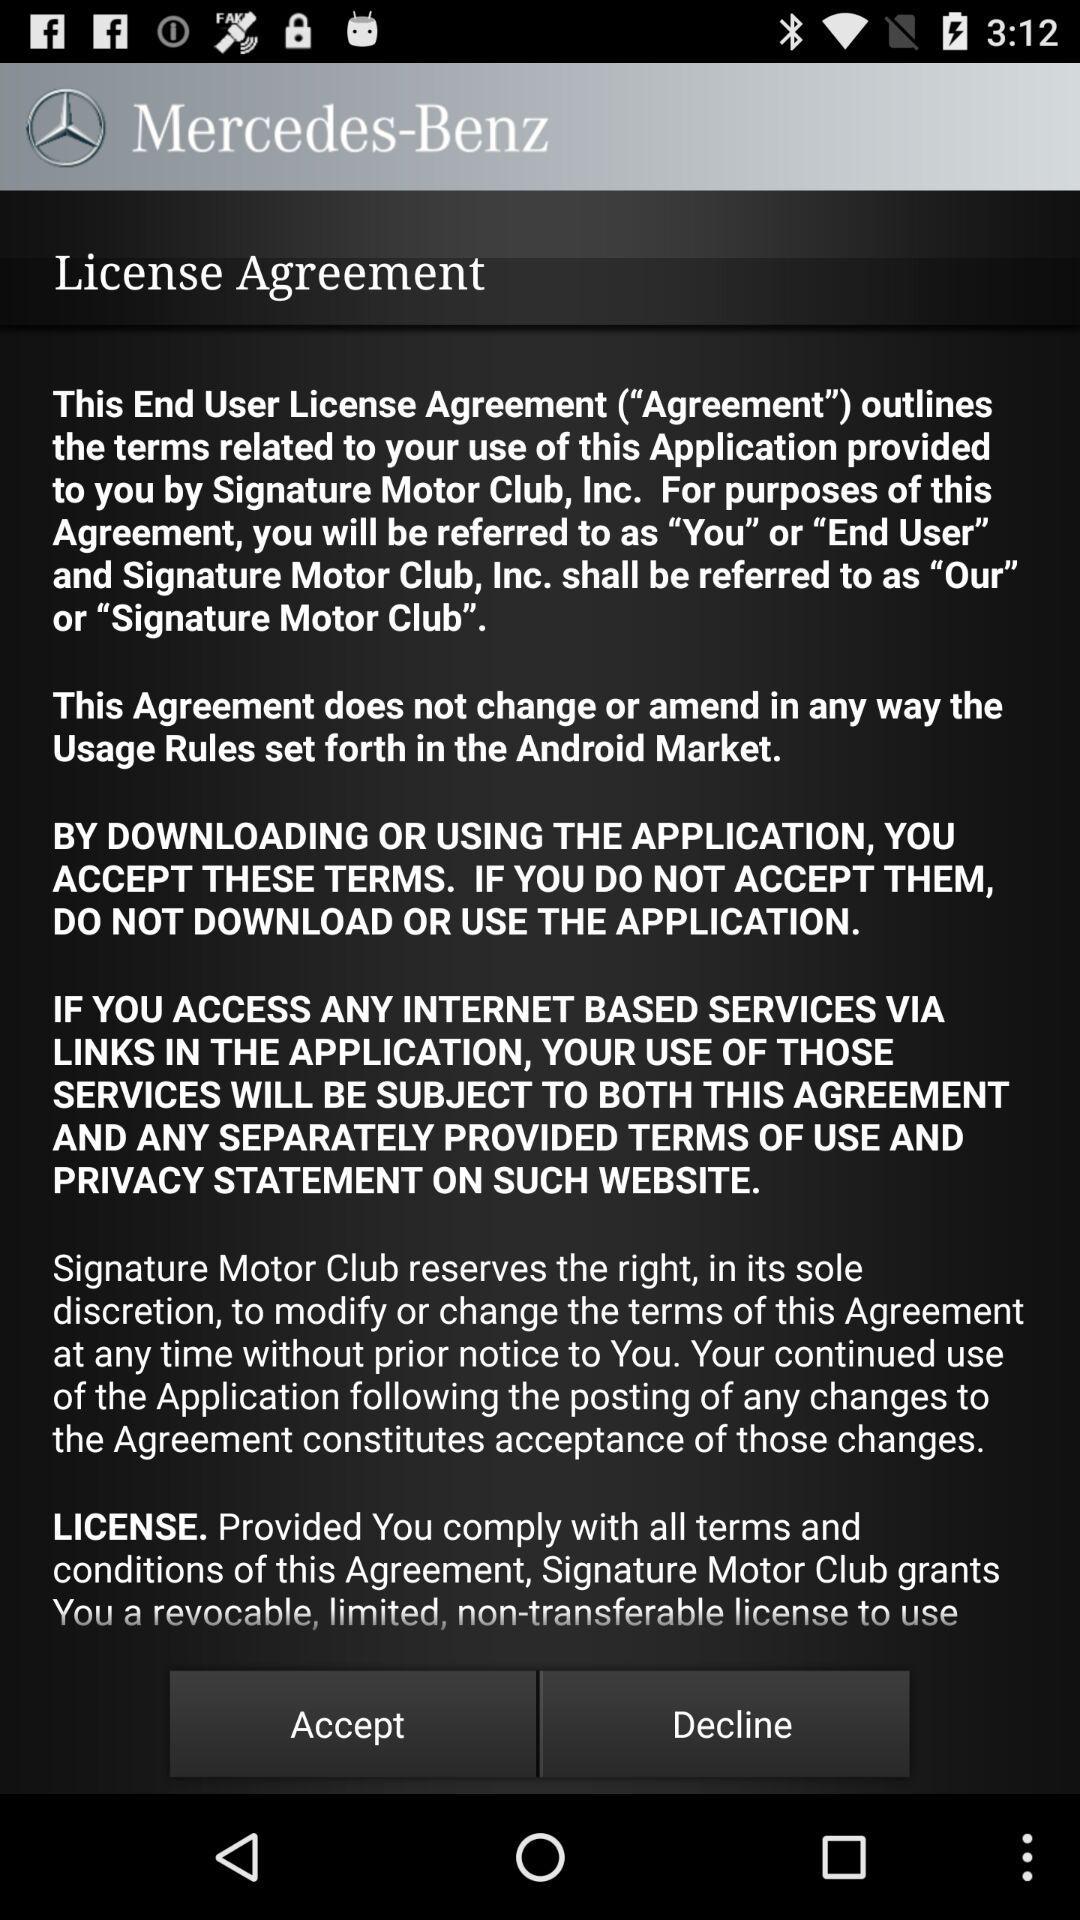 This screenshot has width=1080, height=1920. Describe the element at coordinates (732, 1722) in the screenshot. I see `decline at the bottom right corner` at that location.